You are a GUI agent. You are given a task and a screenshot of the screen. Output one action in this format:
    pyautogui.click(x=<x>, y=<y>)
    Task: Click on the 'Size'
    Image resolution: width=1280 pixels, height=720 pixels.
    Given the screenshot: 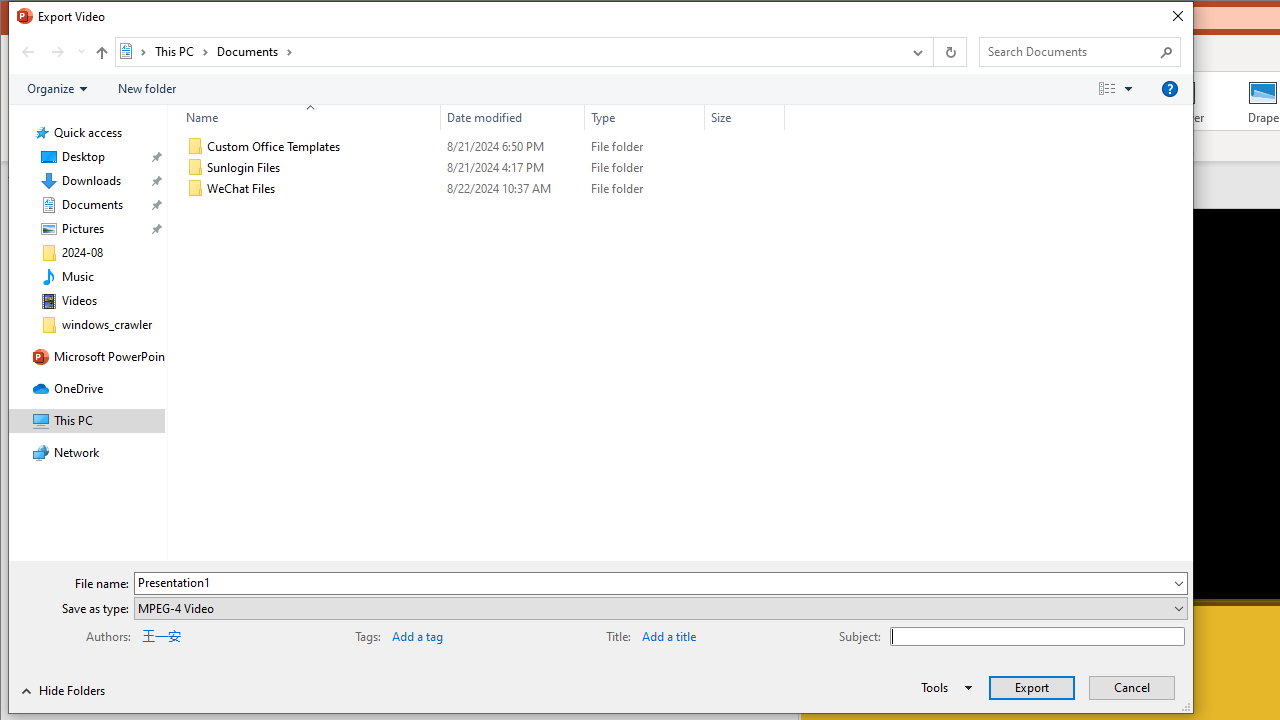 What is the action you would take?
    pyautogui.click(x=743, y=117)
    